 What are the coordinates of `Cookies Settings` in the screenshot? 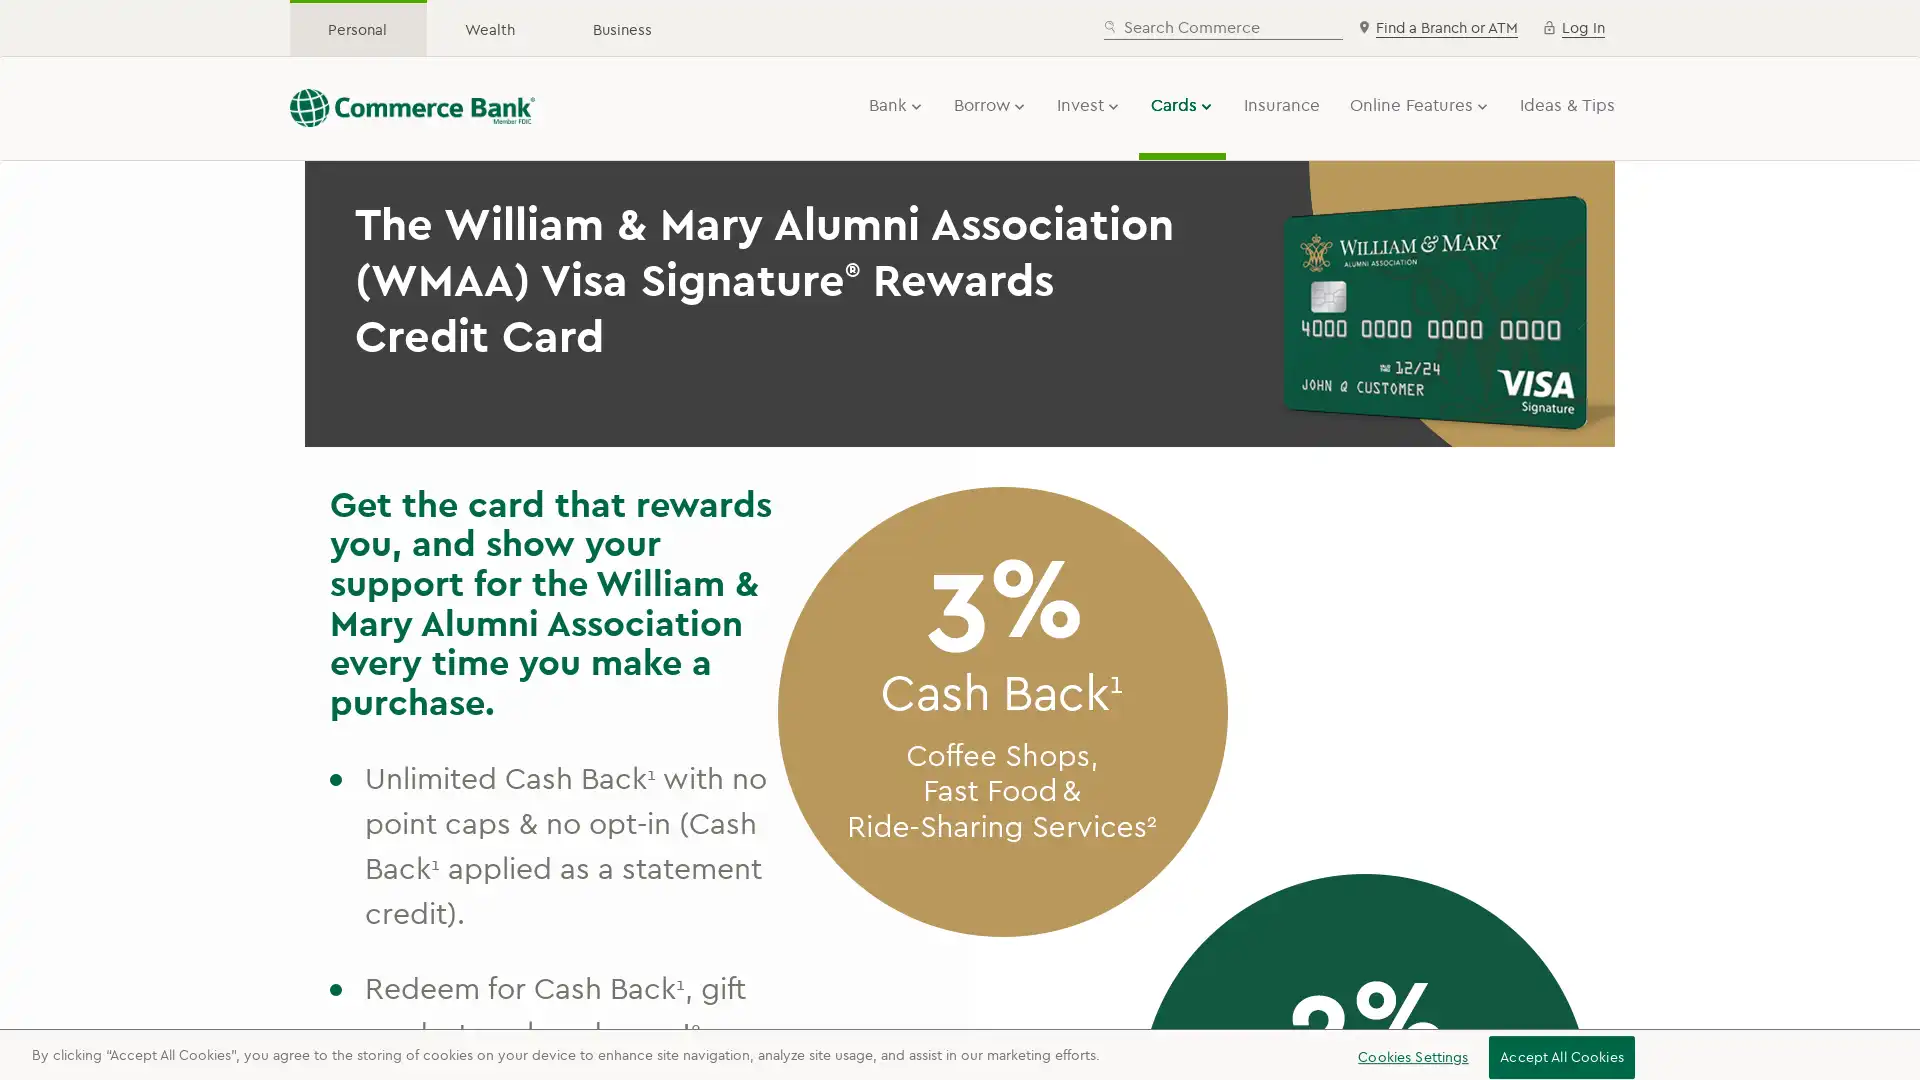 It's located at (1406, 1055).